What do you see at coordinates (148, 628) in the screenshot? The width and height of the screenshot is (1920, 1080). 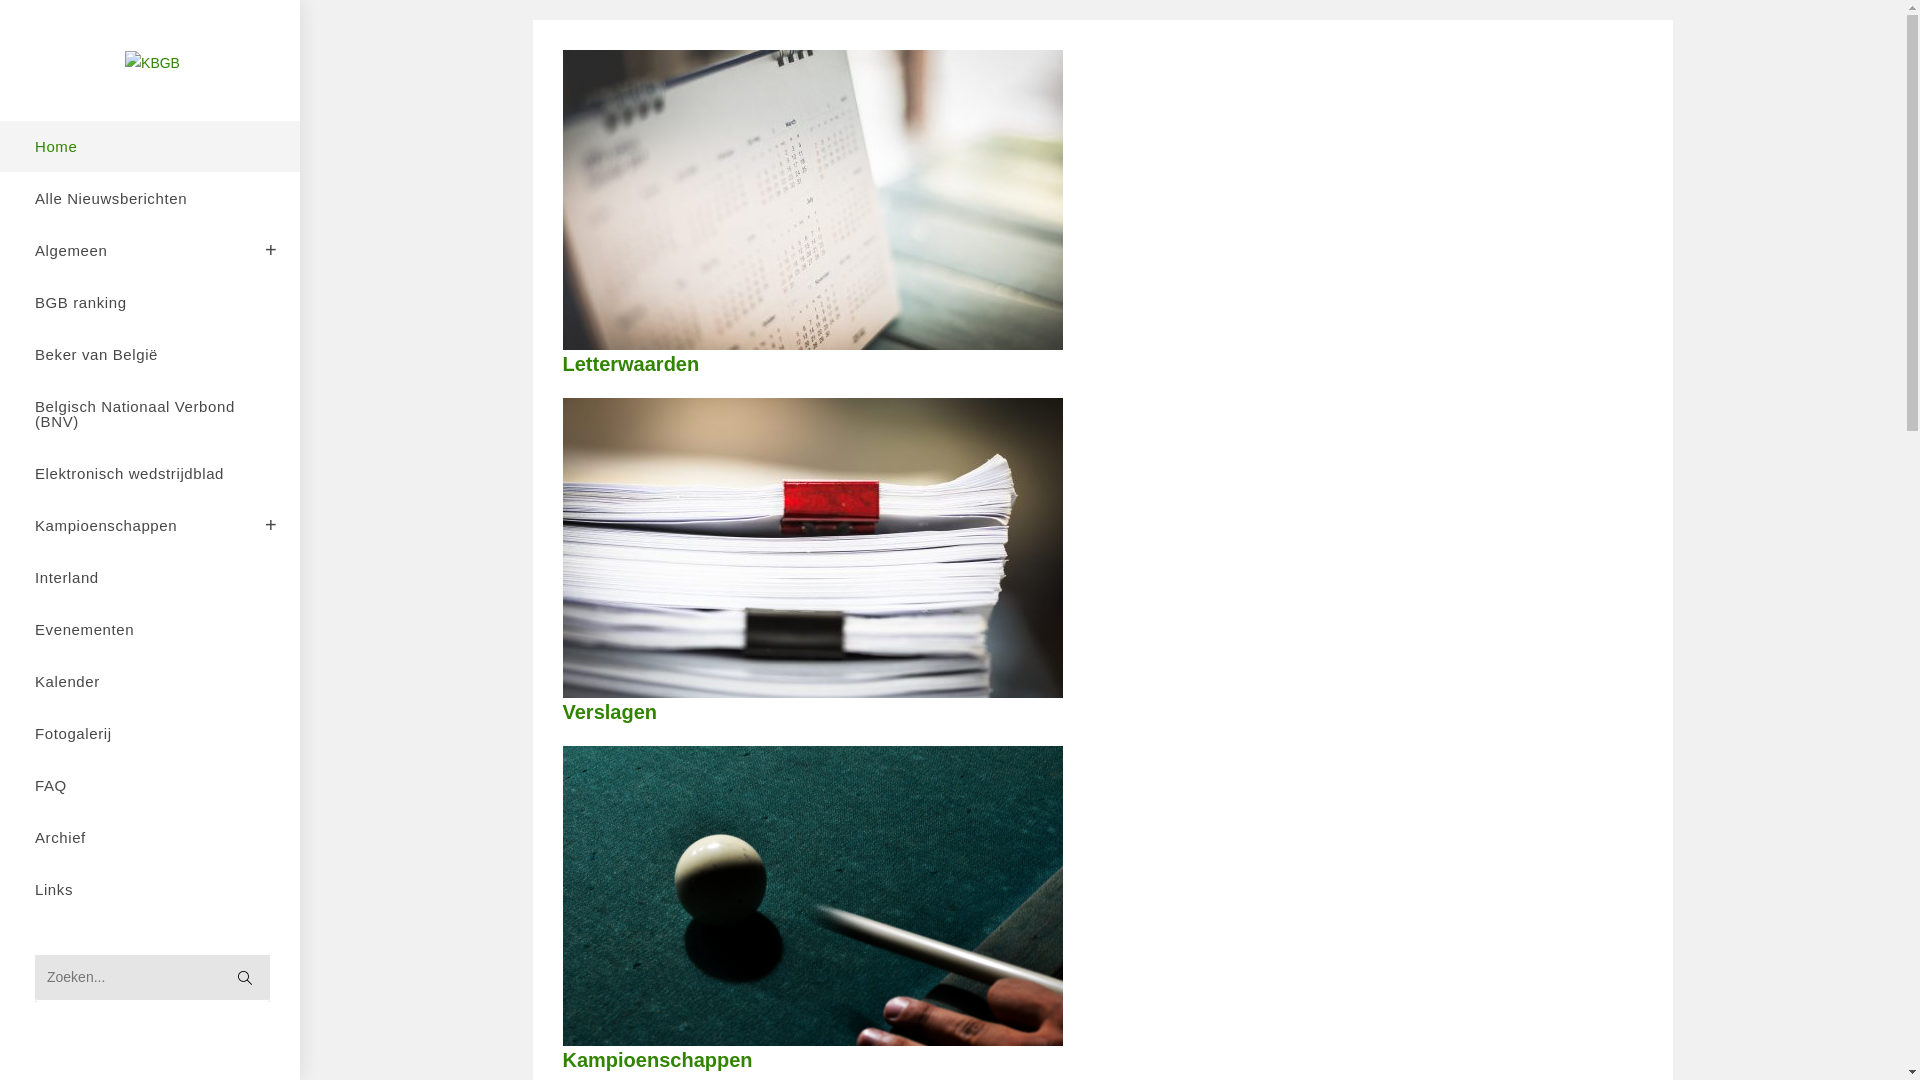 I see `'Evenementen'` at bounding box center [148, 628].